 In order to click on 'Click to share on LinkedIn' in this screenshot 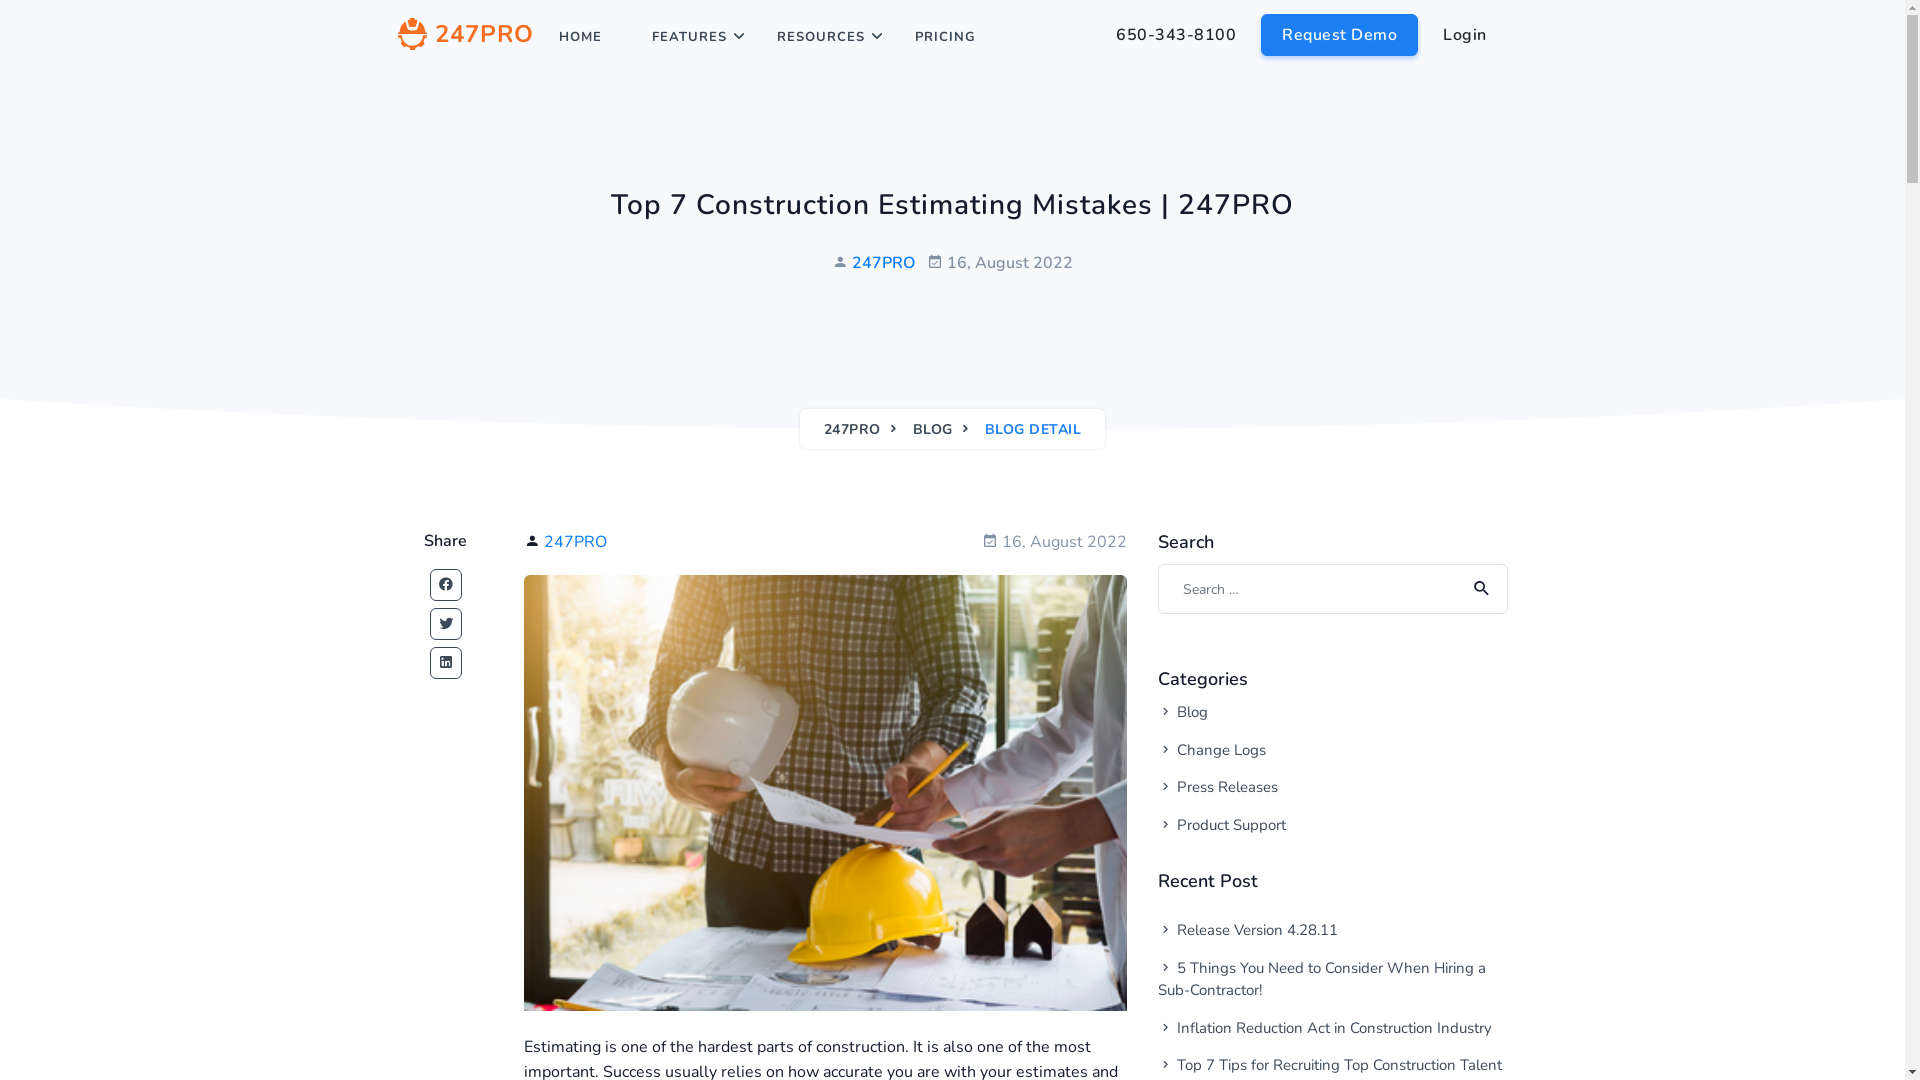, I will do `click(445, 663)`.